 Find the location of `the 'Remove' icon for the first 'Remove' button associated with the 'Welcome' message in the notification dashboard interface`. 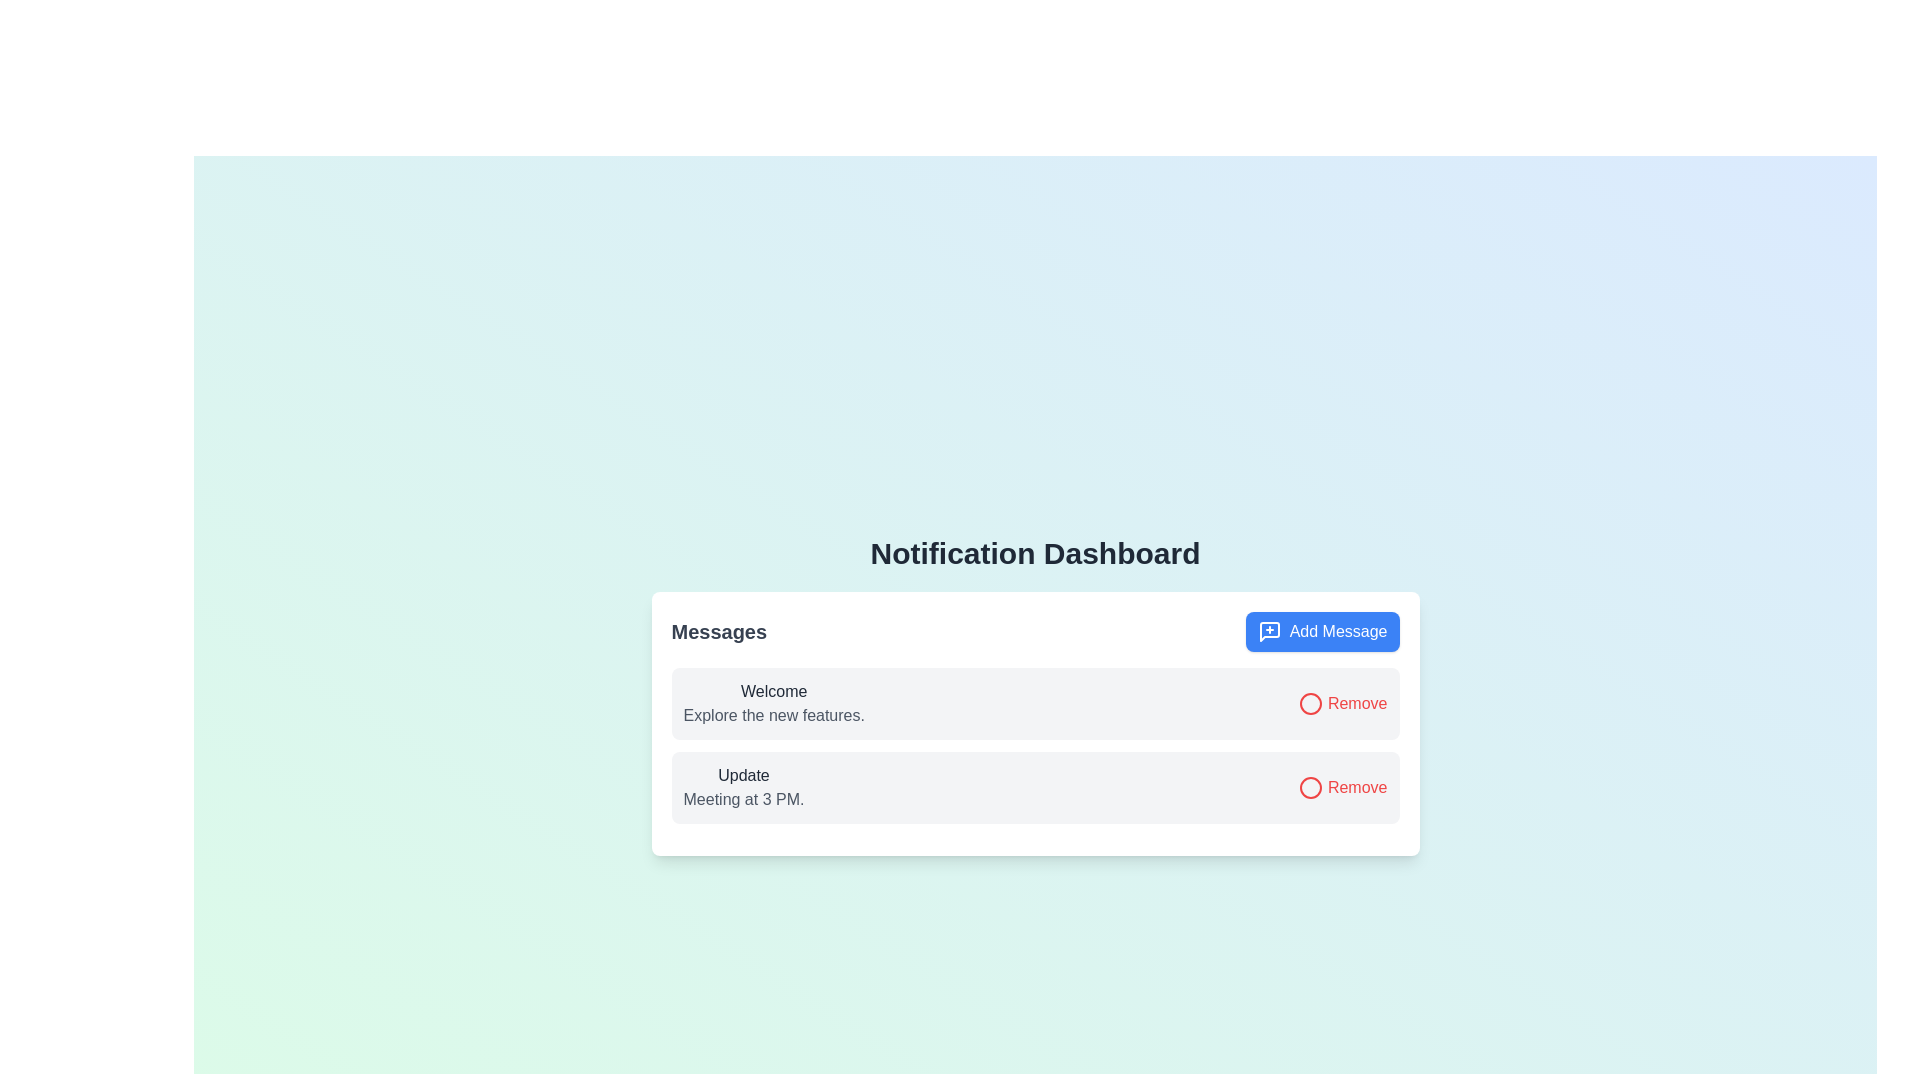

the 'Remove' icon for the first 'Remove' button associated with the 'Welcome' message in the notification dashboard interface is located at coordinates (1311, 787).